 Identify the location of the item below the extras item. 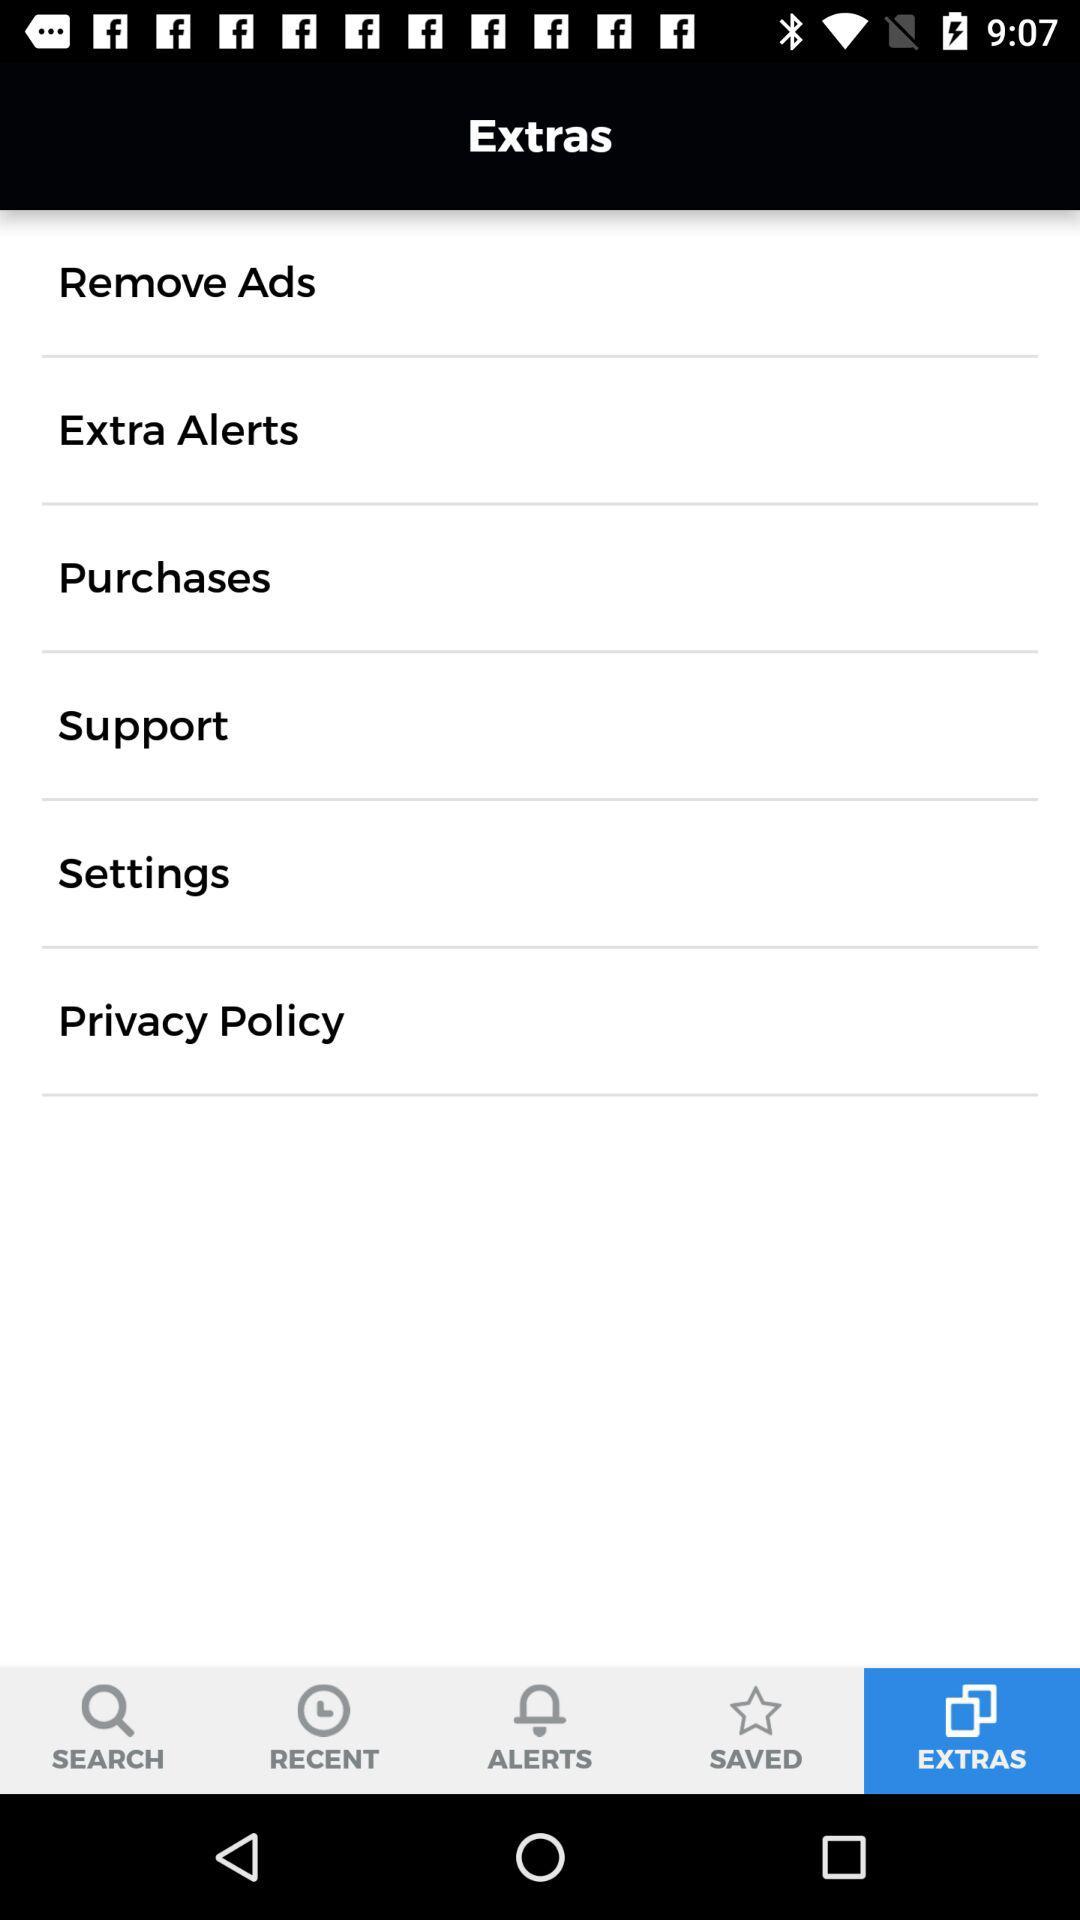
(186, 281).